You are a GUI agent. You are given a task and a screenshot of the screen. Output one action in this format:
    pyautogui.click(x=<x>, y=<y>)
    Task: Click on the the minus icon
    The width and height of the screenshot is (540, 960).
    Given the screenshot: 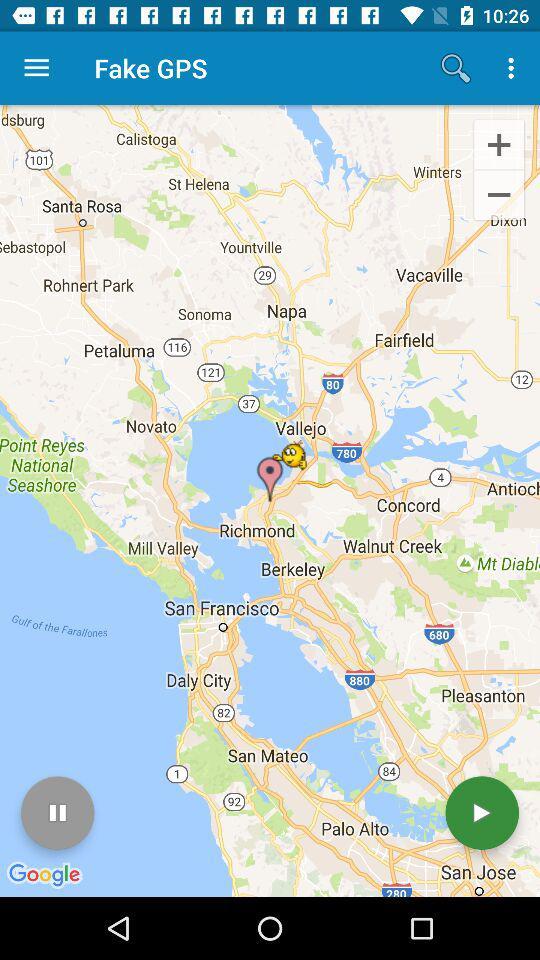 What is the action you would take?
    pyautogui.click(x=498, y=196)
    